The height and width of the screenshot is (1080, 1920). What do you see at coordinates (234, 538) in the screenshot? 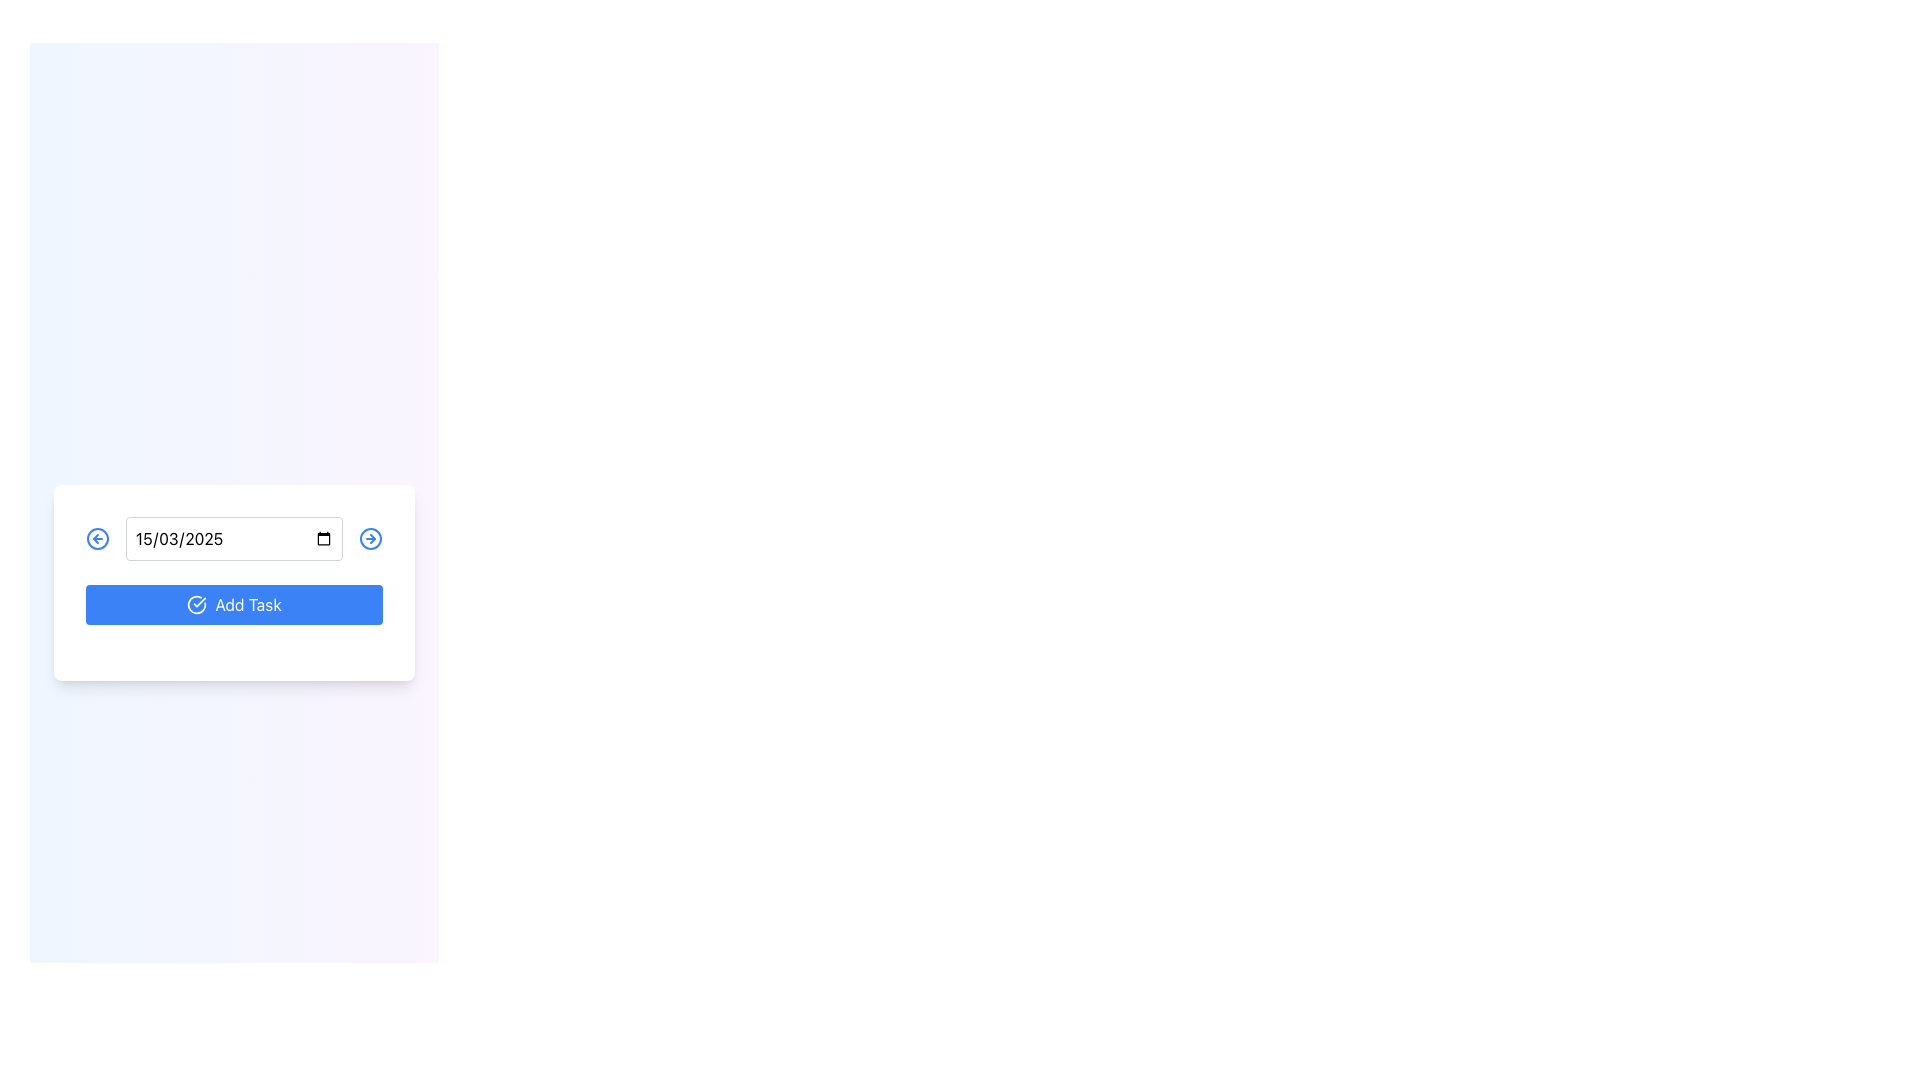
I see `the date input field displaying '15/03/2025'` at bounding box center [234, 538].